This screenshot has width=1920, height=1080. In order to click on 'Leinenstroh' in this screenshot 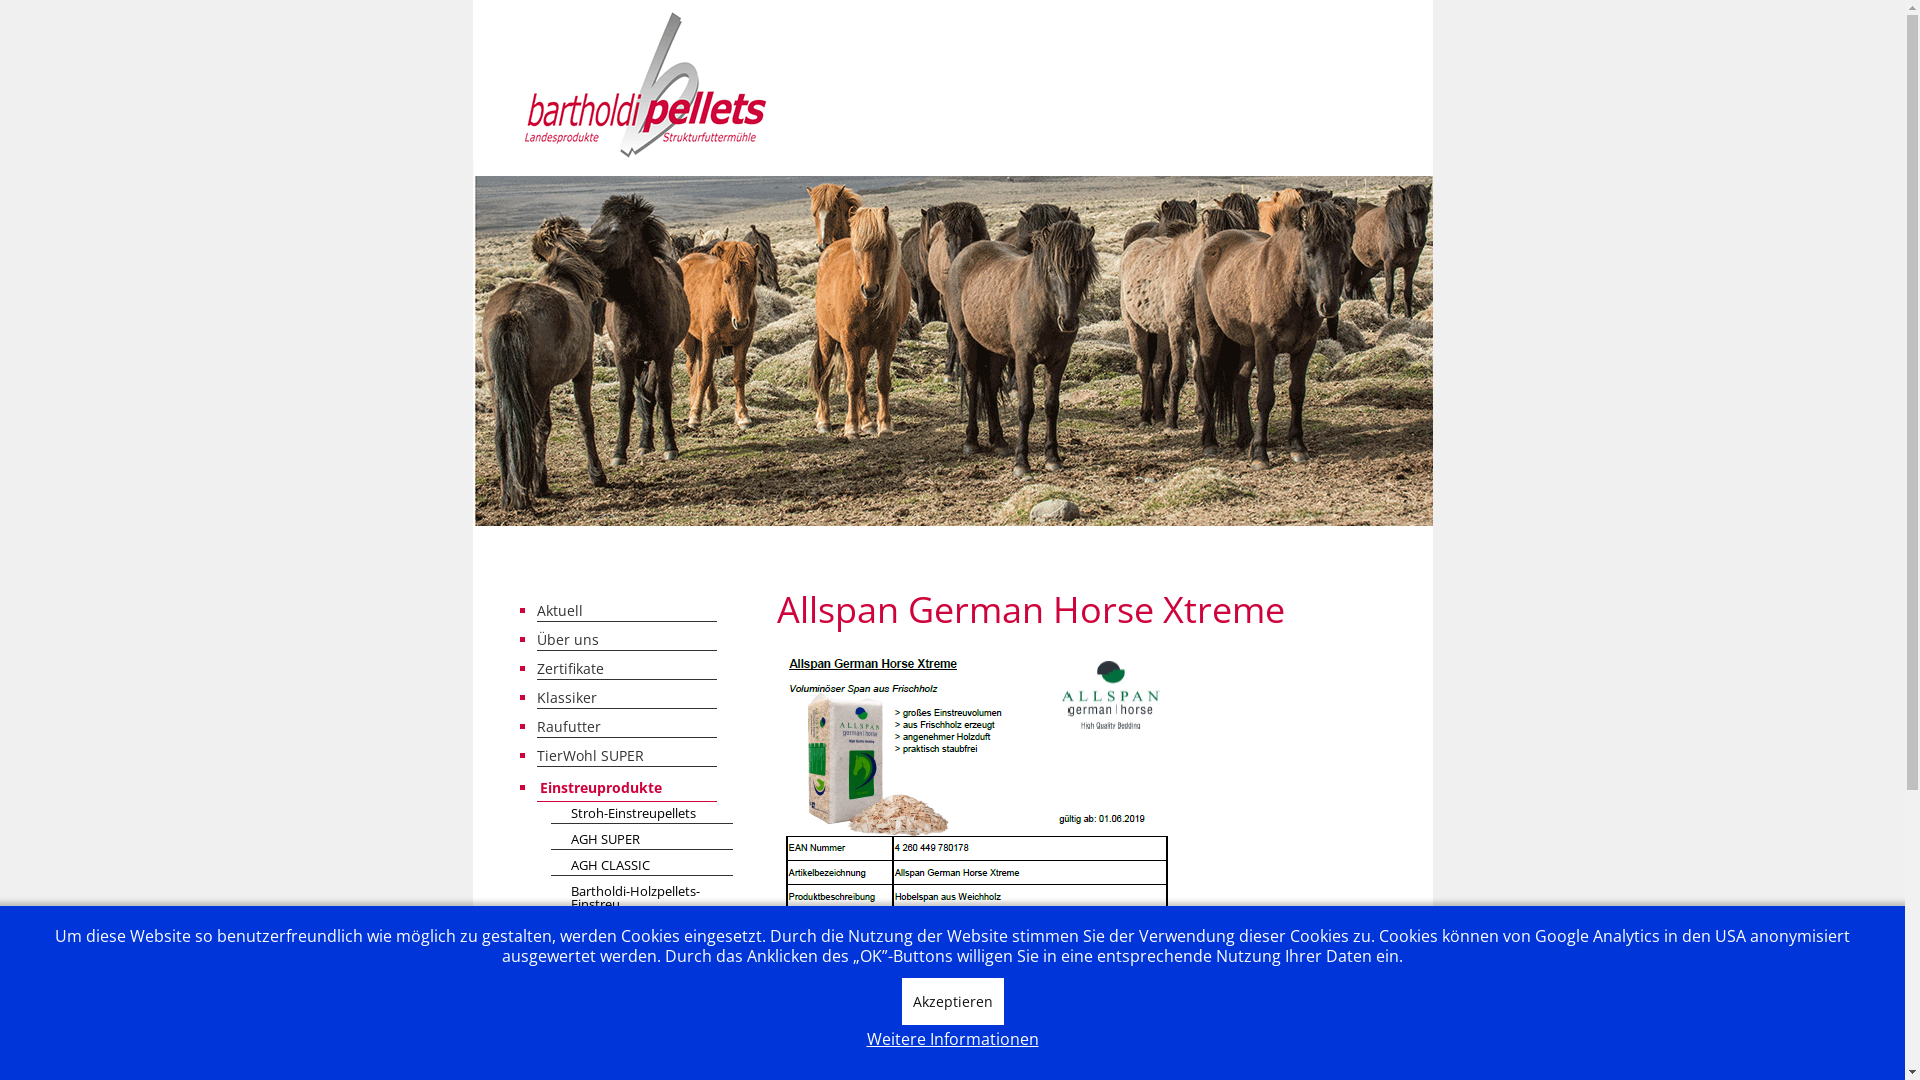, I will do `click(550, 931)`.